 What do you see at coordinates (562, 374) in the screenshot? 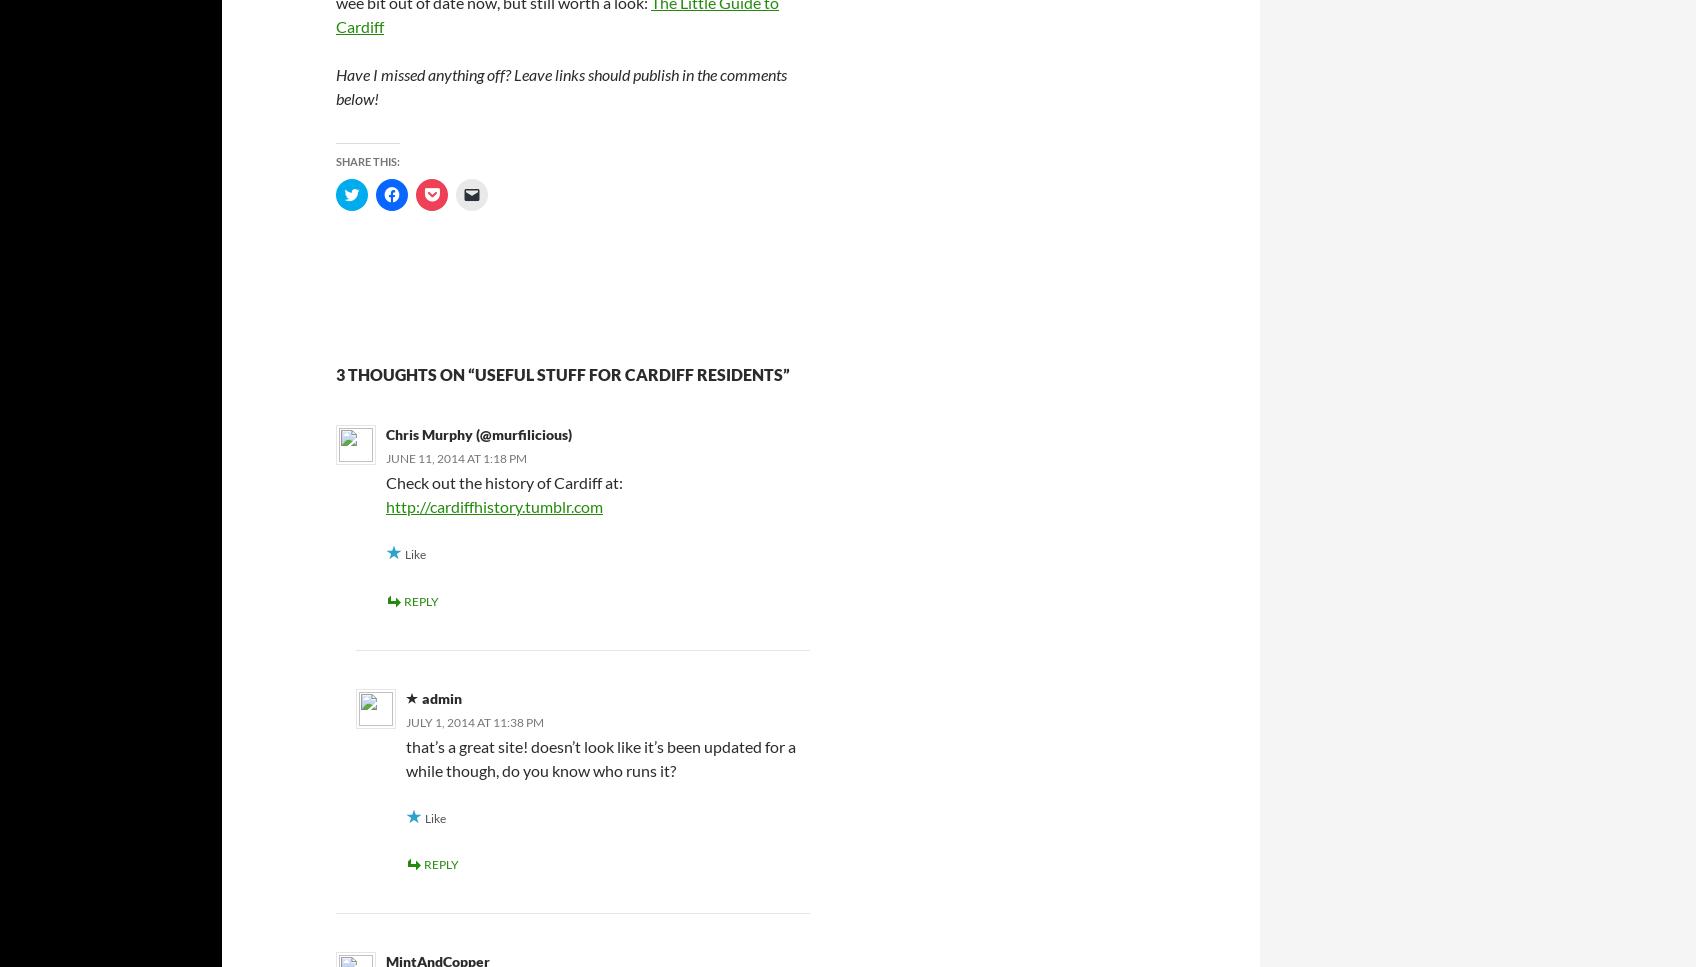
I see `'3 thoughts on “Useful stuff for Cardiff residents”'` at bounding box center [562, 374].